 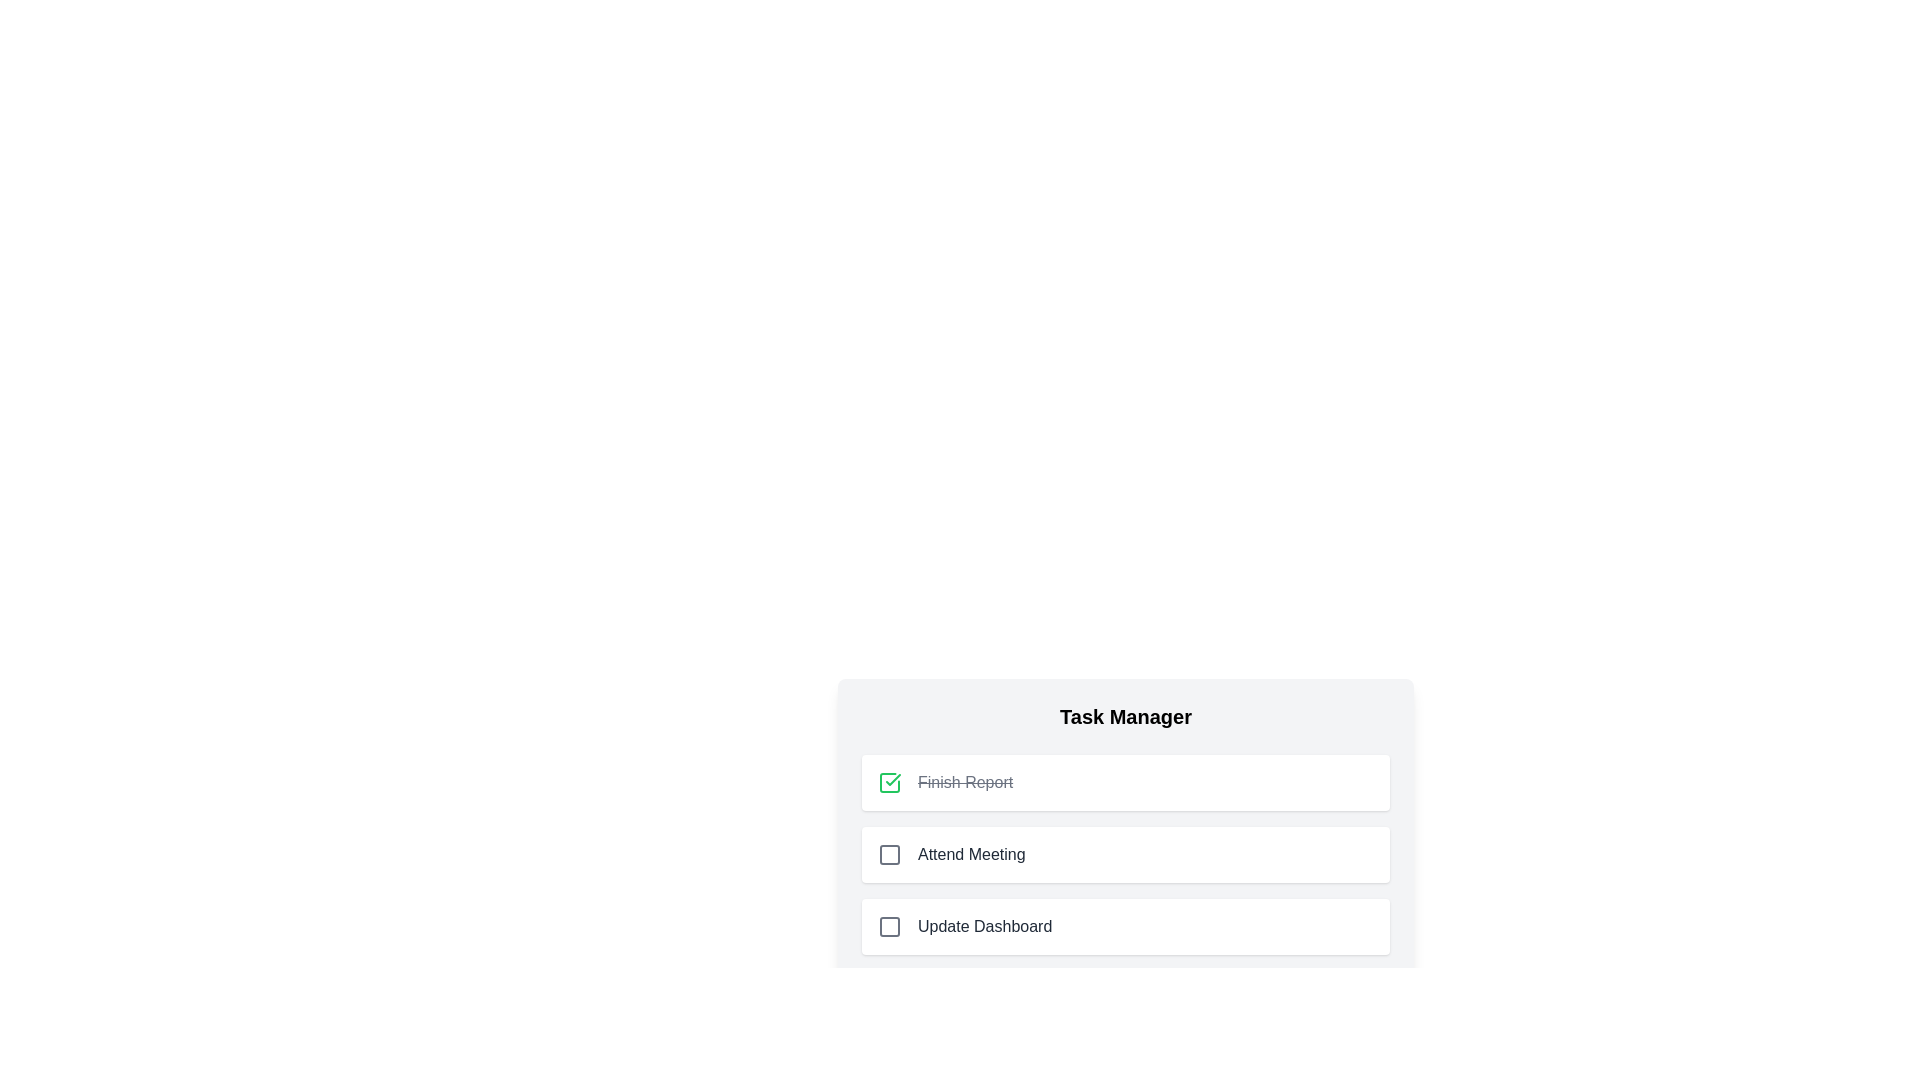 What do you see at coordinates (965, 782) in the screenshot?
I see `the strikethrough text label reading 'Finish Report', indicating a completed task within the task list interface` at bounding box center [965, 782].